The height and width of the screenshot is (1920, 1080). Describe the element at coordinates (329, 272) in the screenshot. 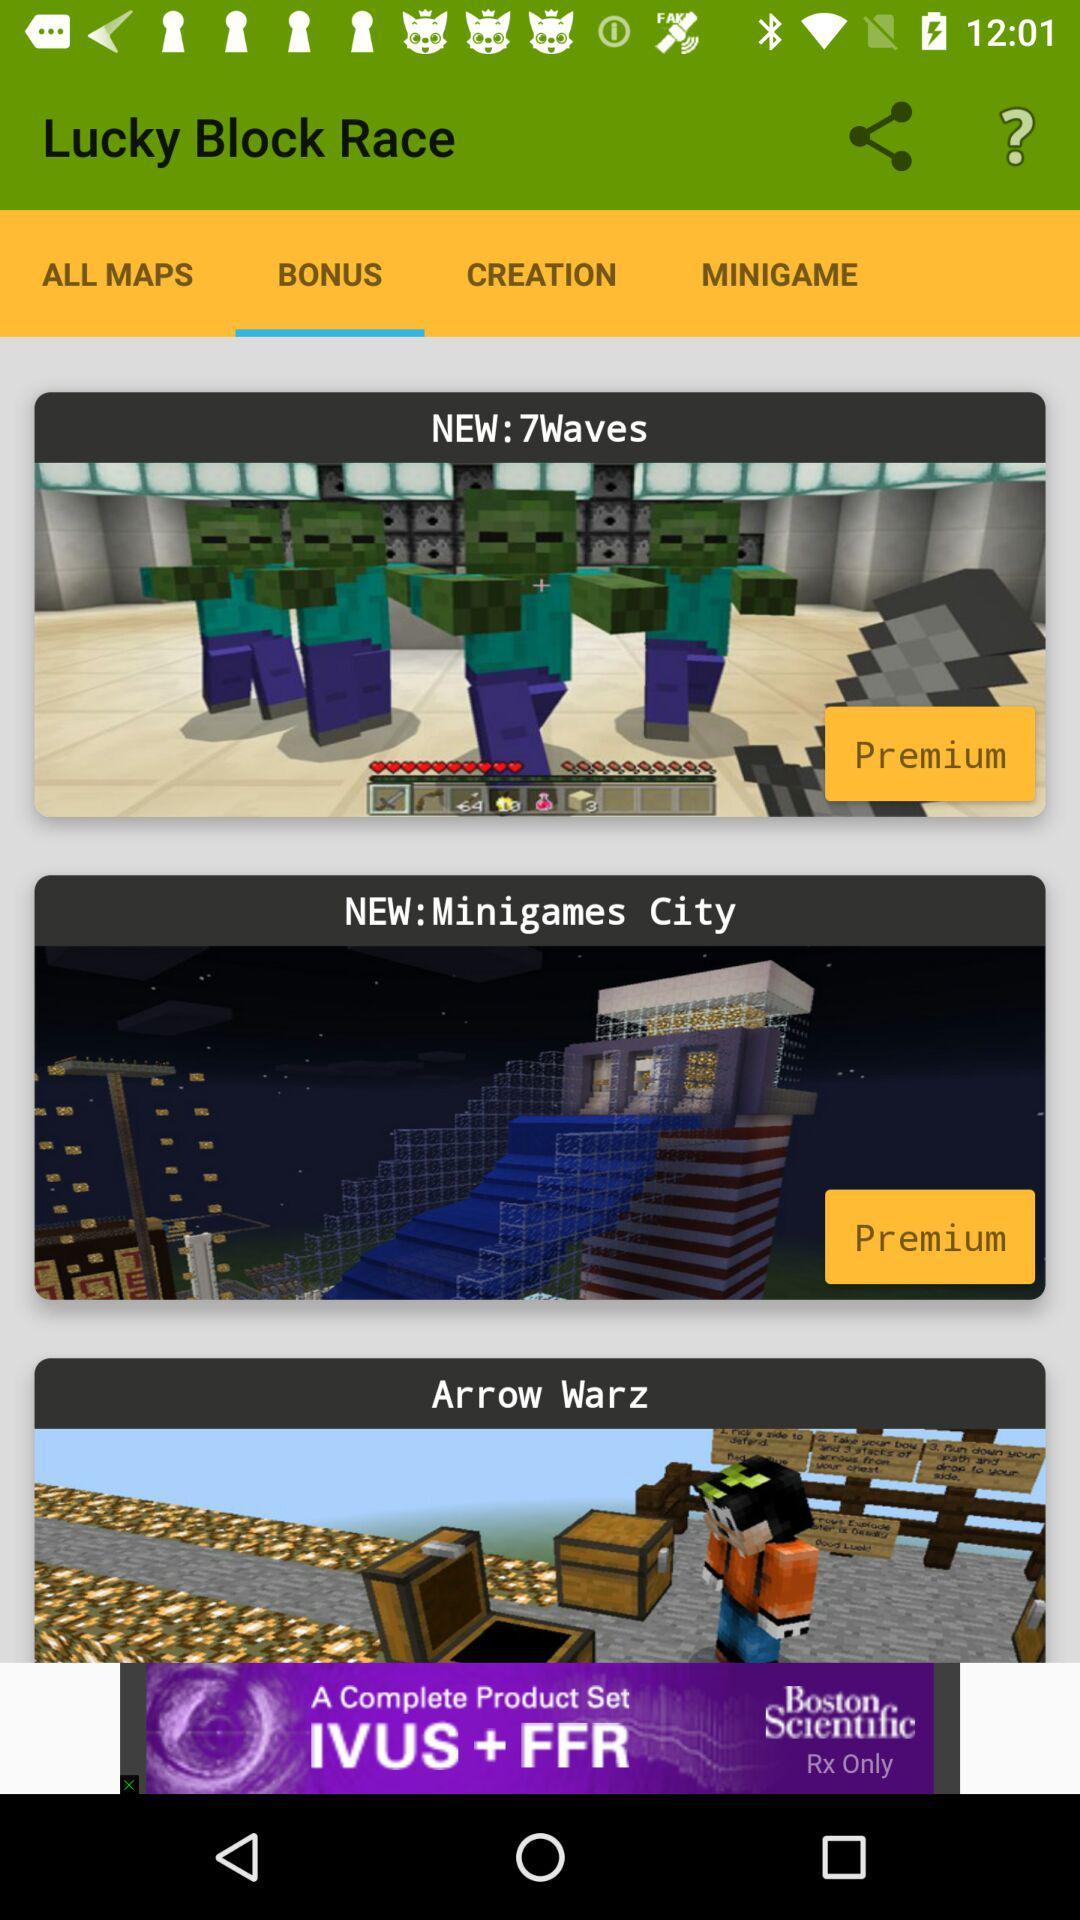

I see `bonus icon` at that location.